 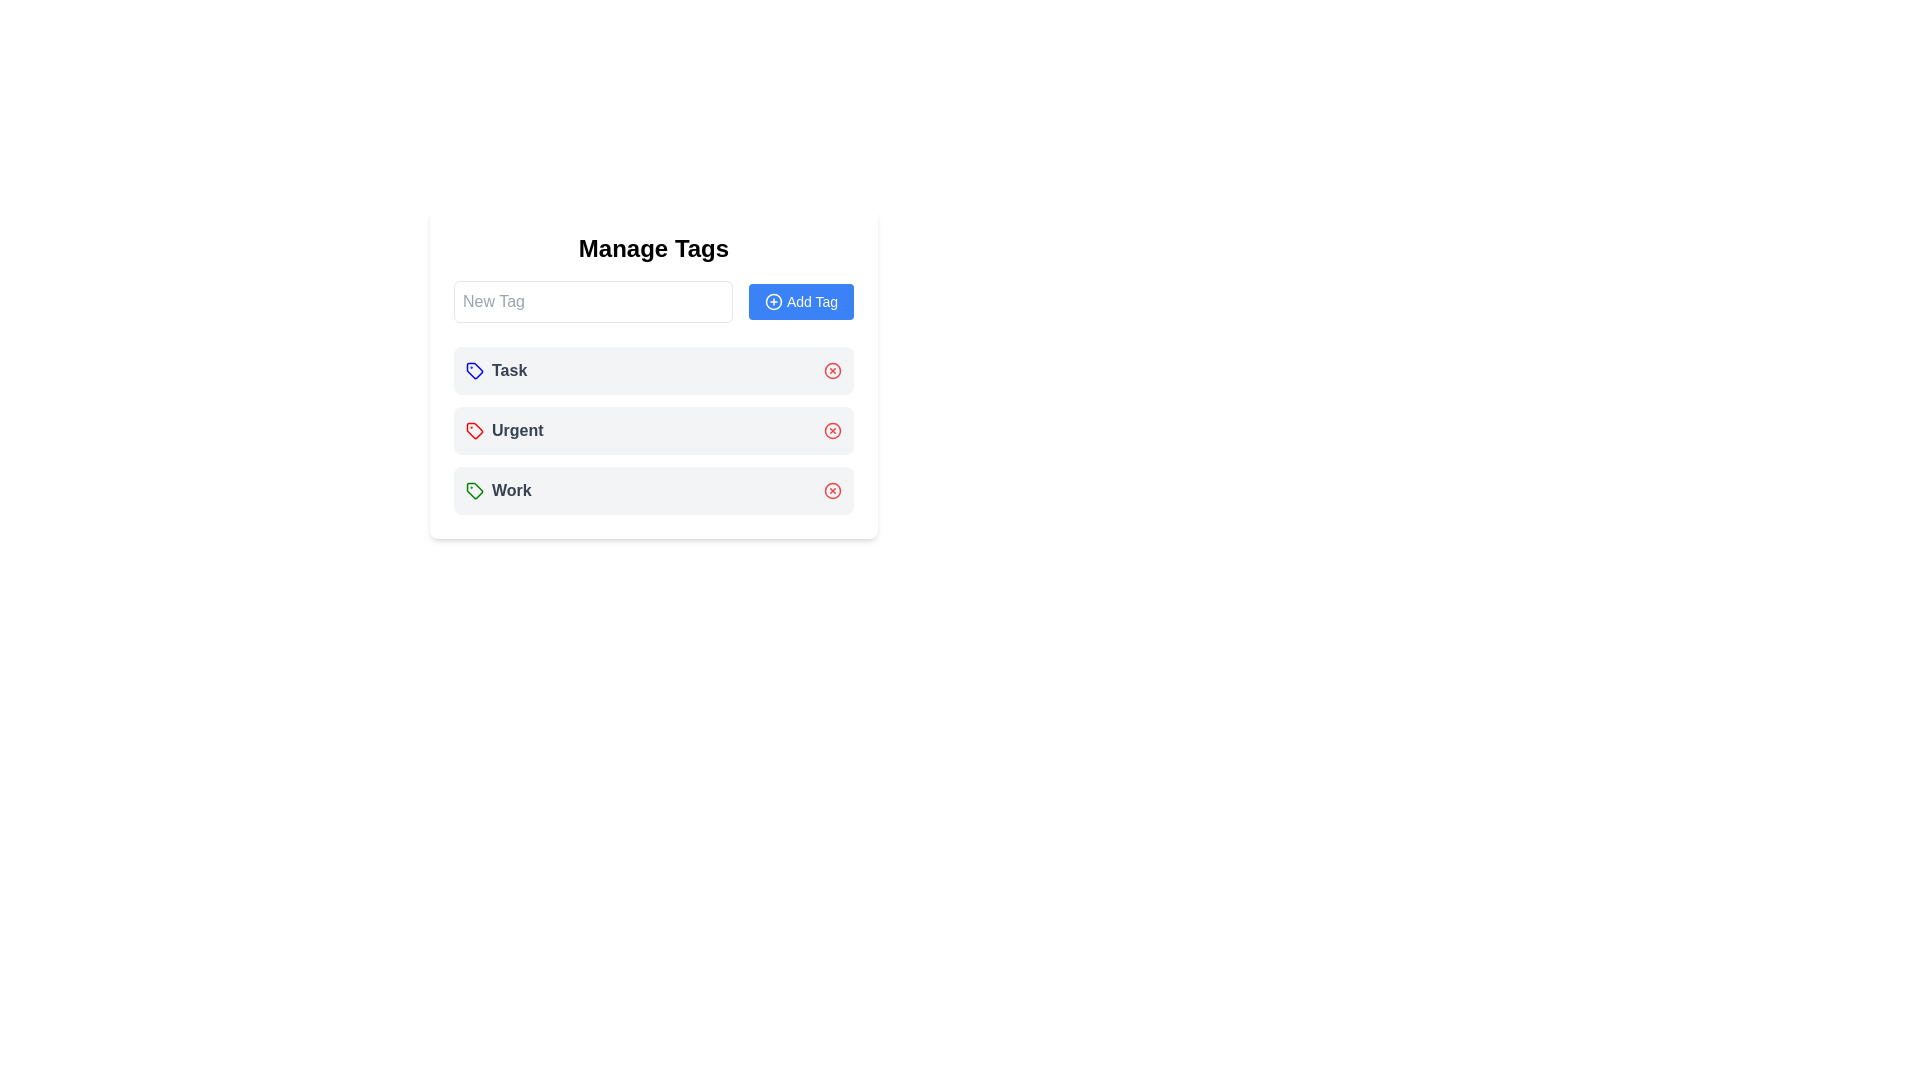 What do you see at coordinates (474, 430) in the screenshot?
I see `the tag icon` at bounding box center [474, 430].